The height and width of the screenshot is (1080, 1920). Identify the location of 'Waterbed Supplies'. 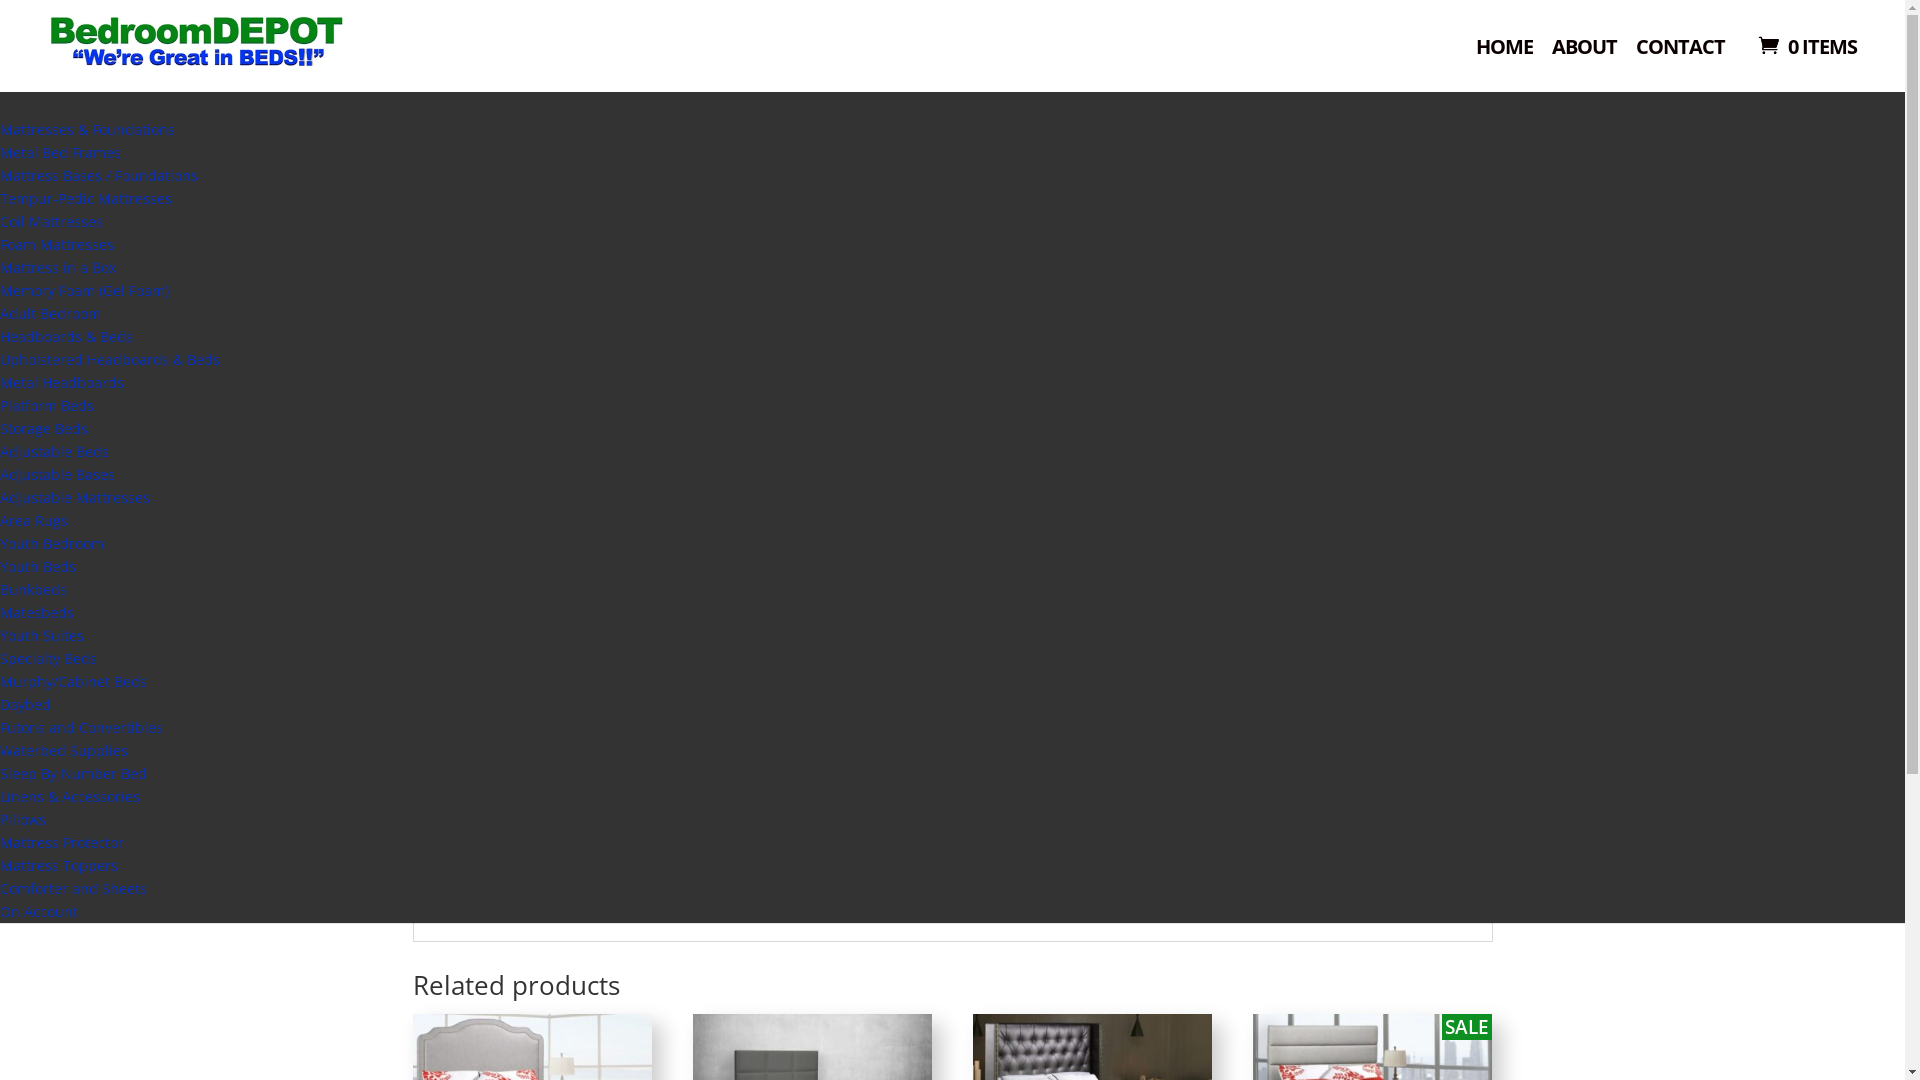
(63, 750).